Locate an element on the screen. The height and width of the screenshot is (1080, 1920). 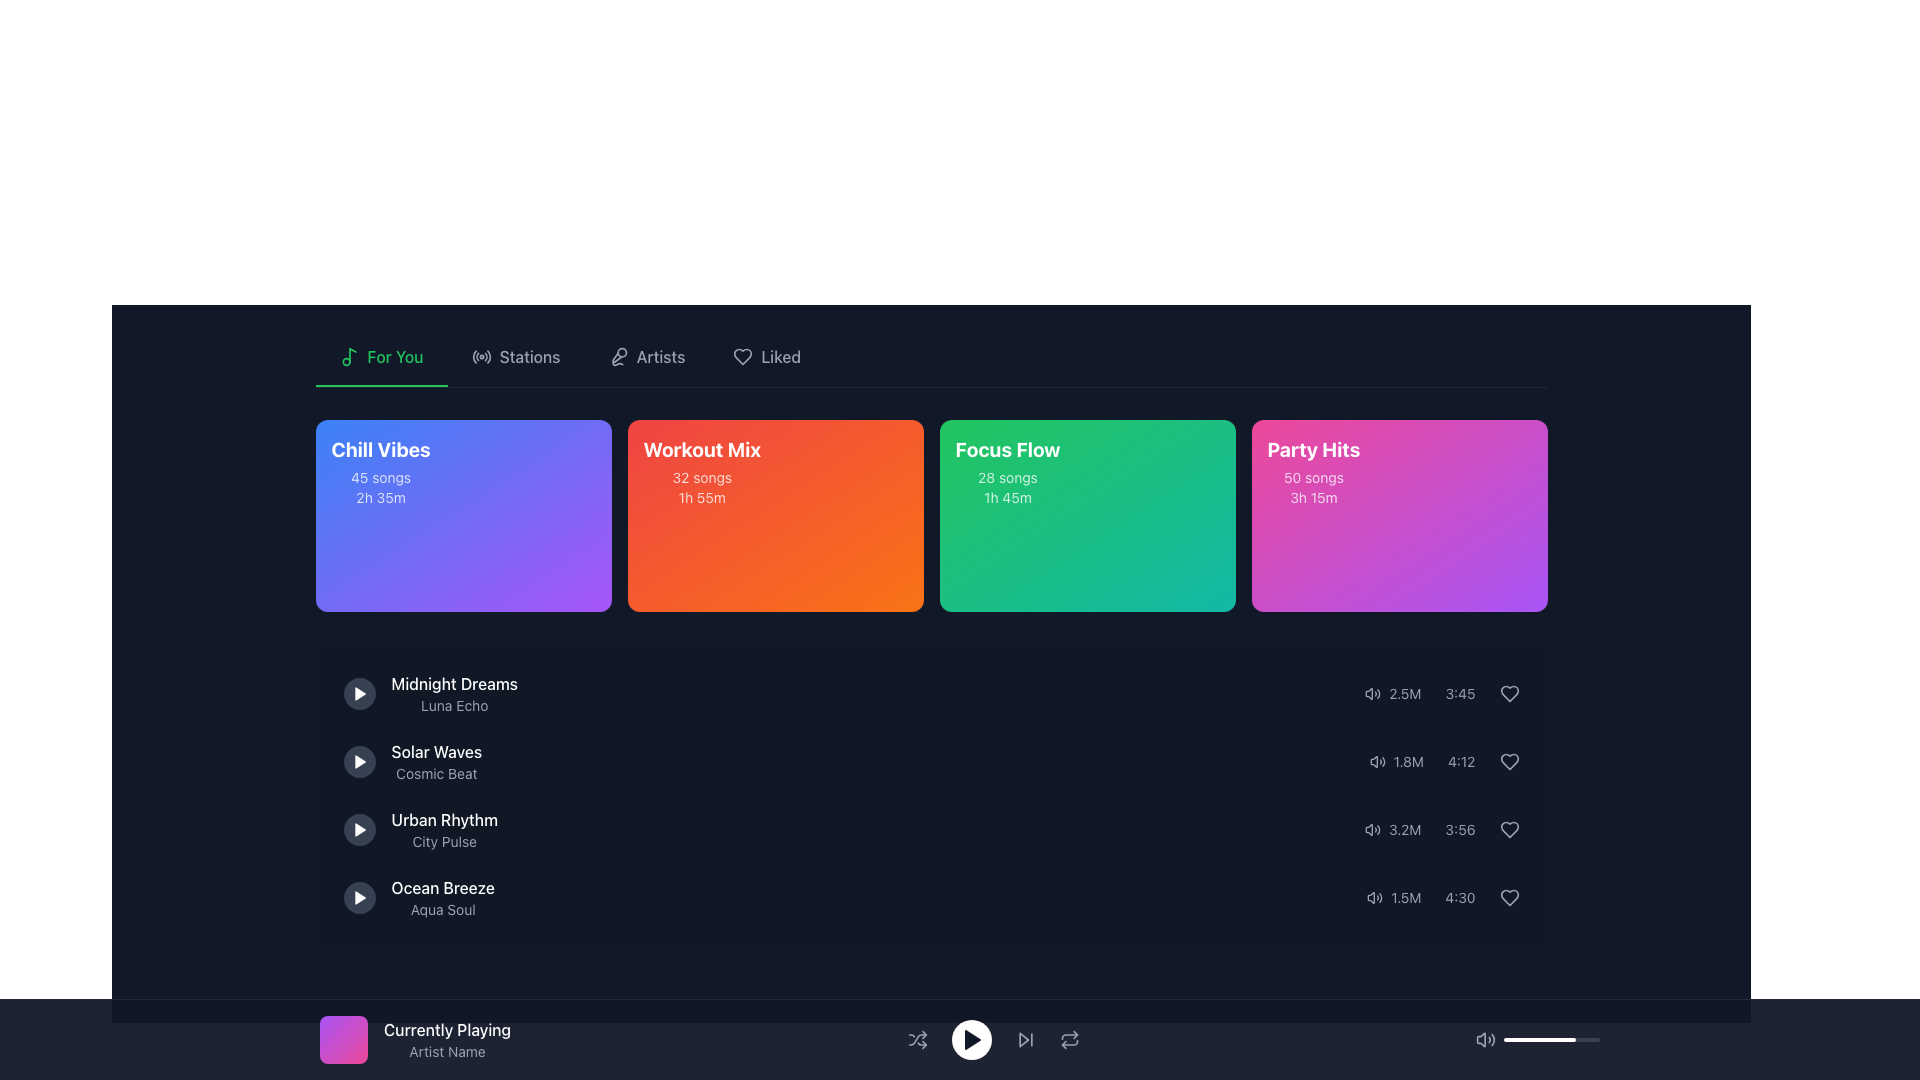
the text element displaying '1.8M', which indicates the count of a metric related to the song, located in the second row of song details within the playlist interface is located at coordinates (1395, 762).